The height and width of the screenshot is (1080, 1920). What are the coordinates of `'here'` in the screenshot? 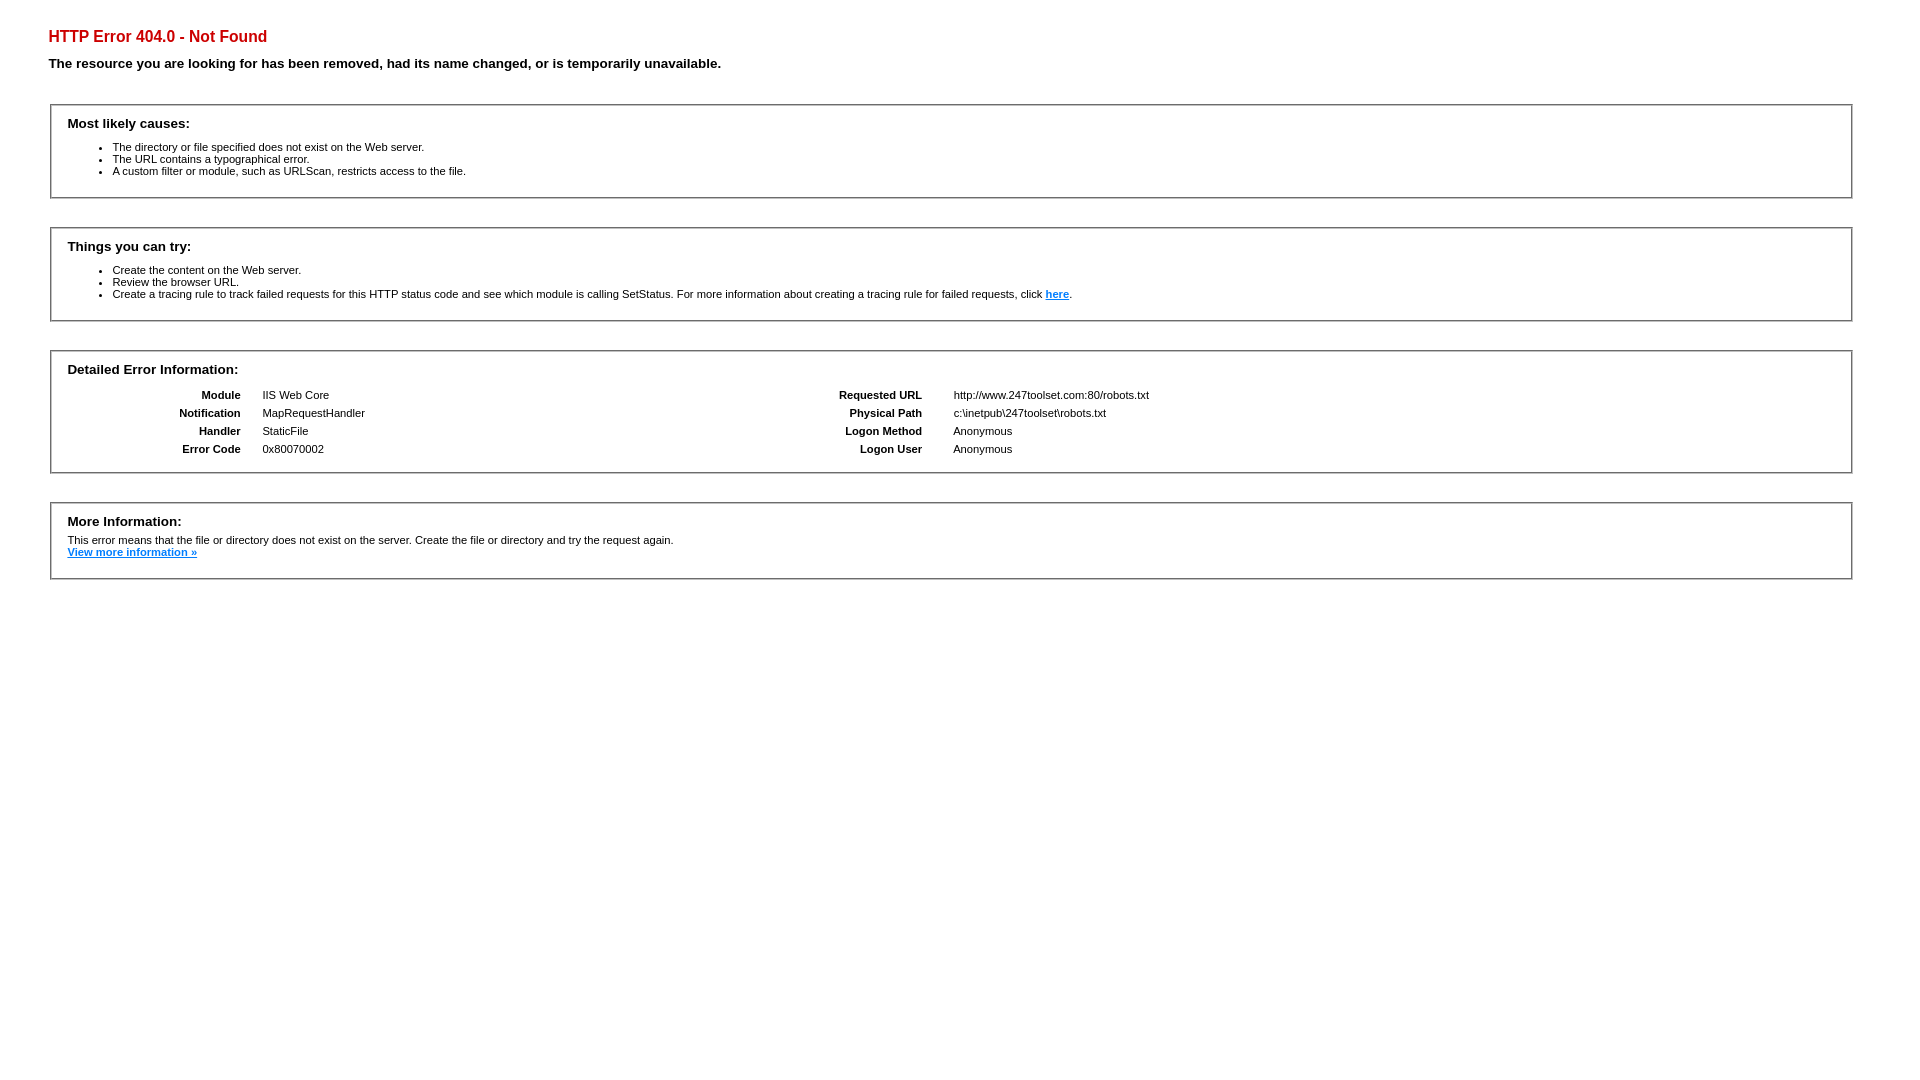 It's located at (1056, 293).